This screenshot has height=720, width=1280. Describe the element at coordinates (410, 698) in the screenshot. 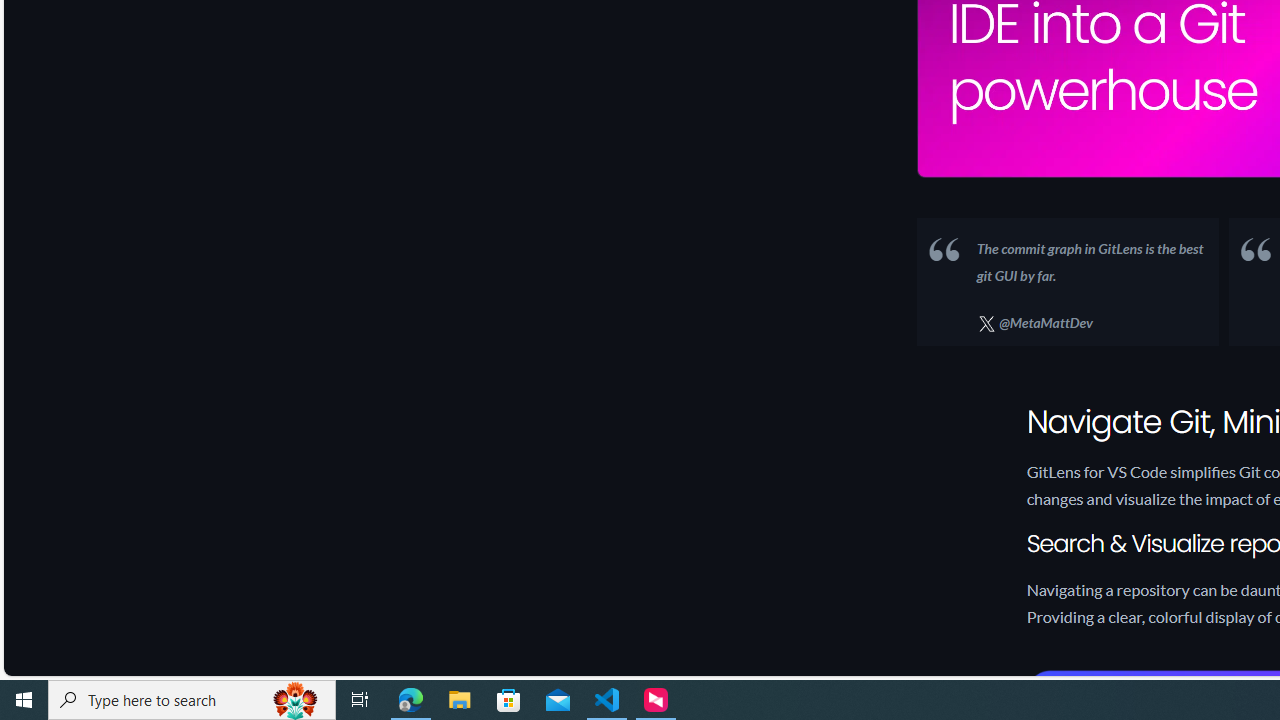

I see `'Microsoft Edge - 1 running window'` at that location.